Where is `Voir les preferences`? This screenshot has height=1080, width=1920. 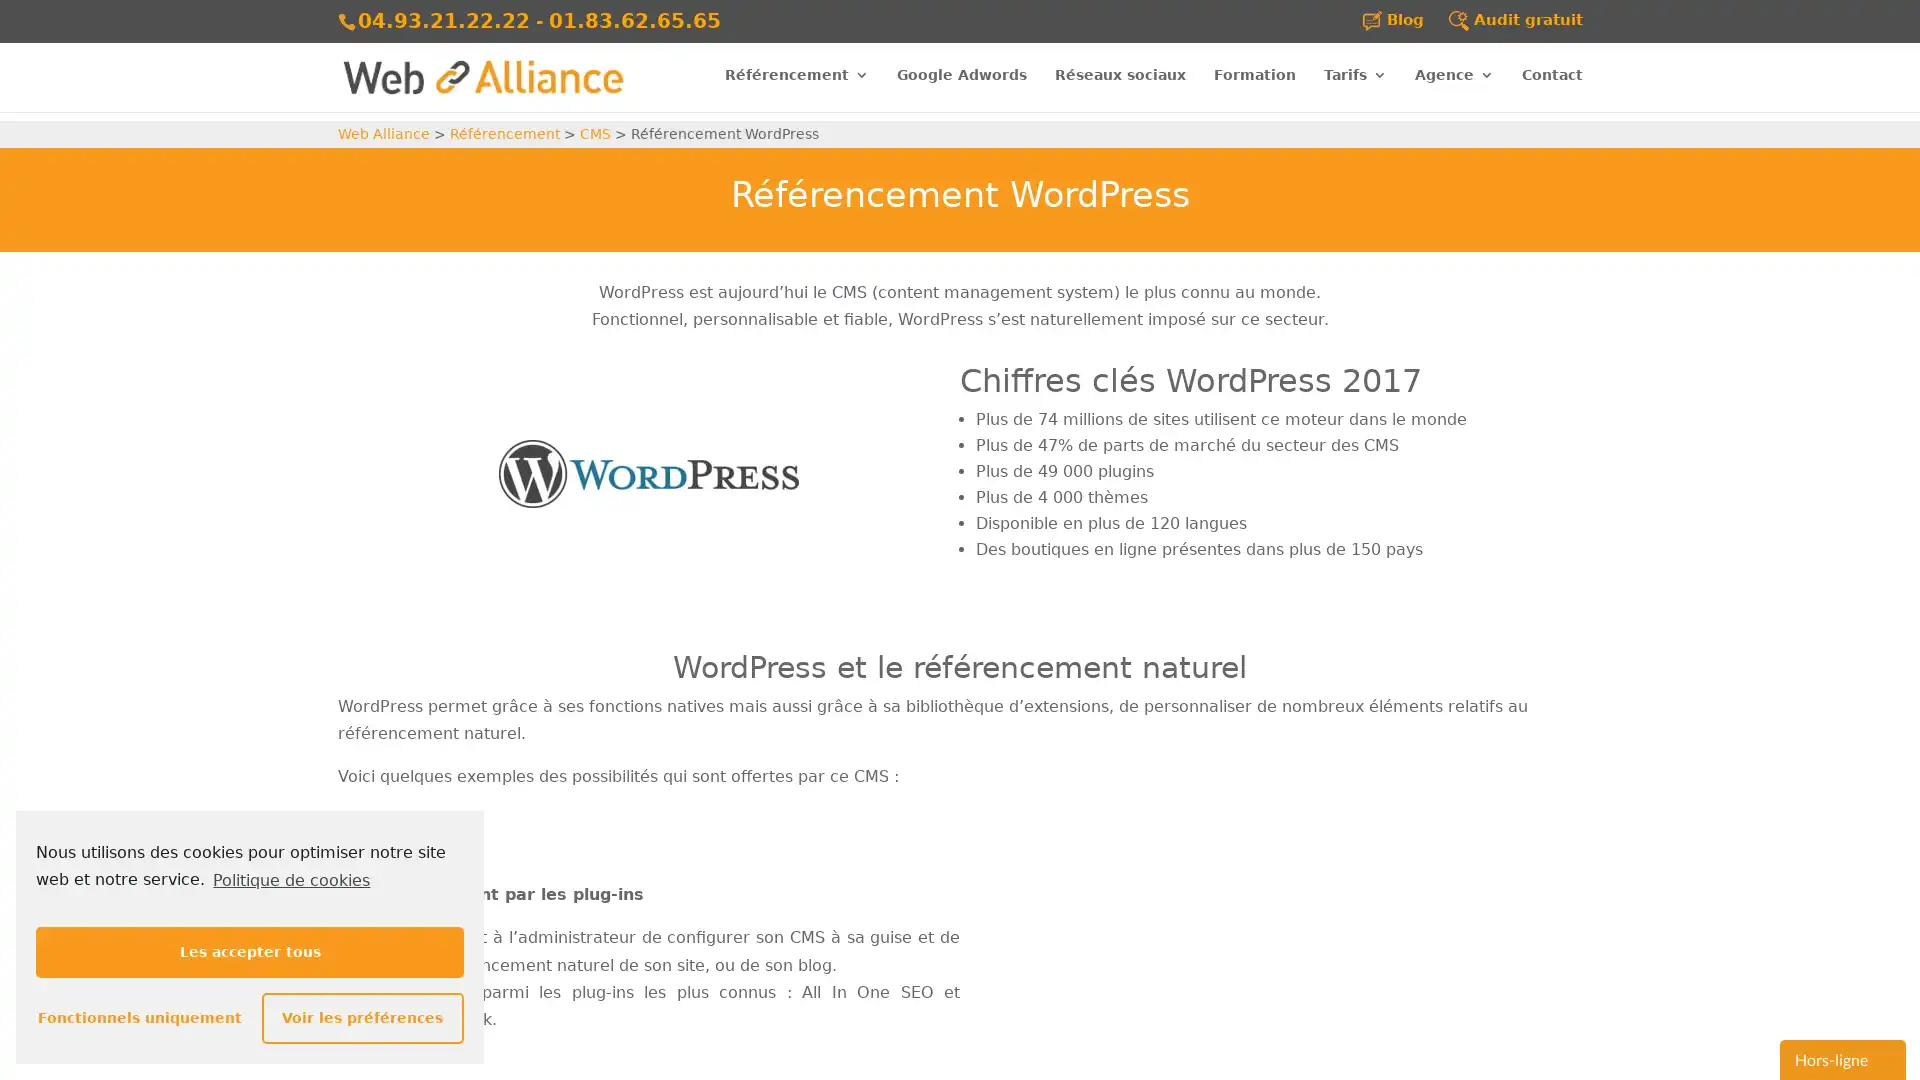
Voir les preferences is located at coordinates (361, 1017).